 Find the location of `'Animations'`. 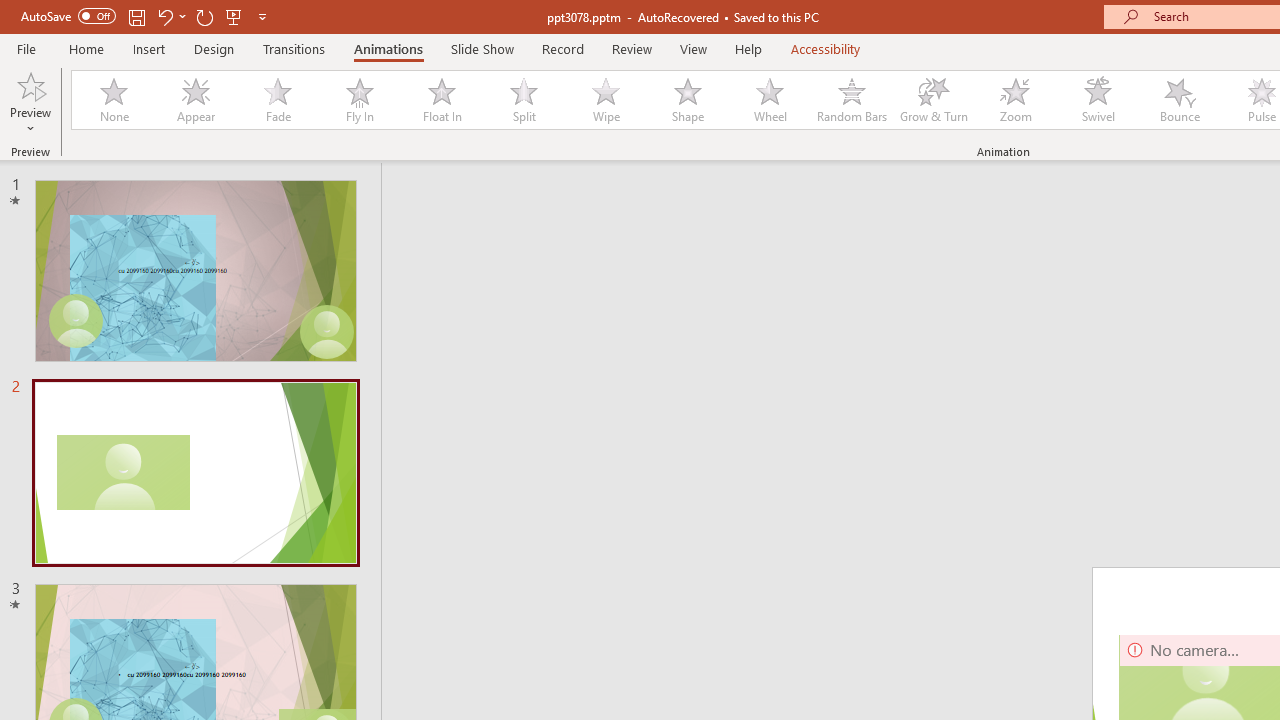

'Animations' is located at coordinates (388, 48).